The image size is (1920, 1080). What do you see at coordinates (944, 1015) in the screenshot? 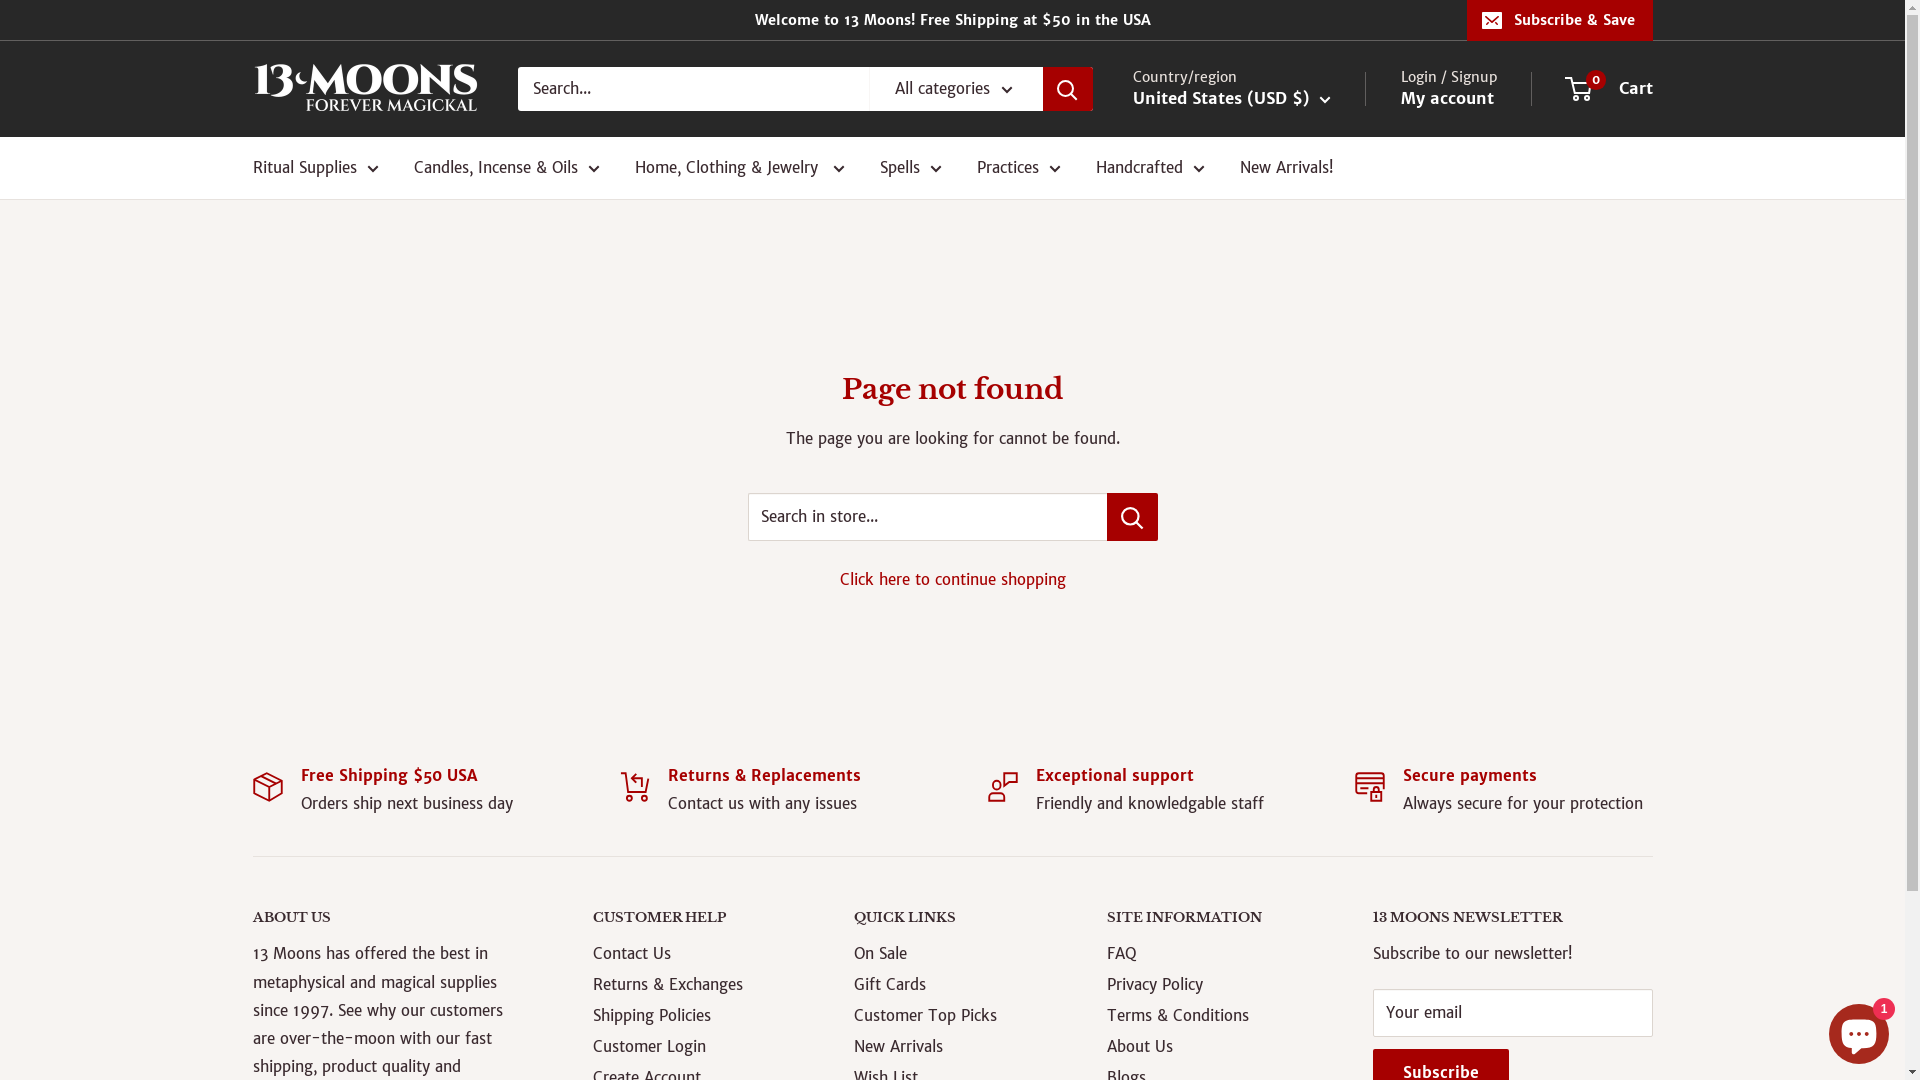
I see `'Customer Top Picks'` at bounding box center [944, 1015].